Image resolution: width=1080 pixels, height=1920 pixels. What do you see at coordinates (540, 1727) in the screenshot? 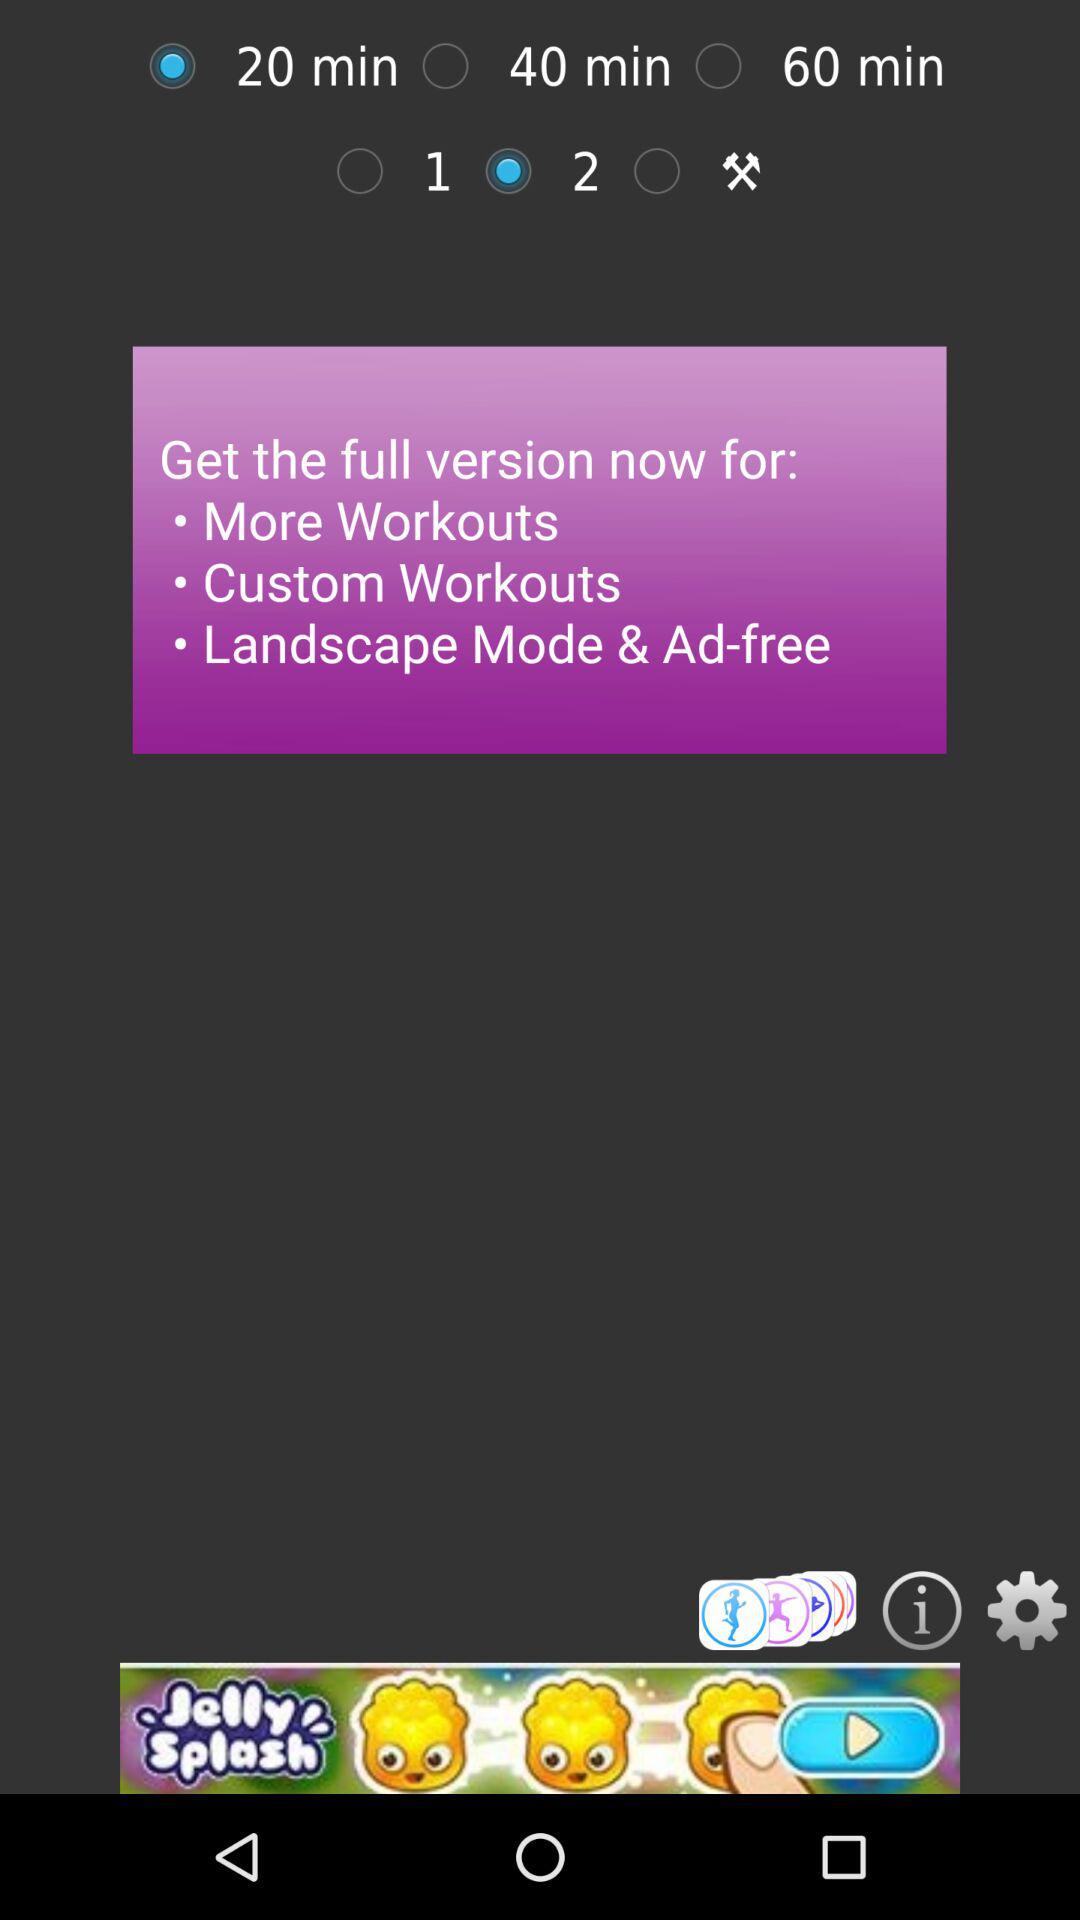
I see `open advertisements` at bounding box center [540, 1727].